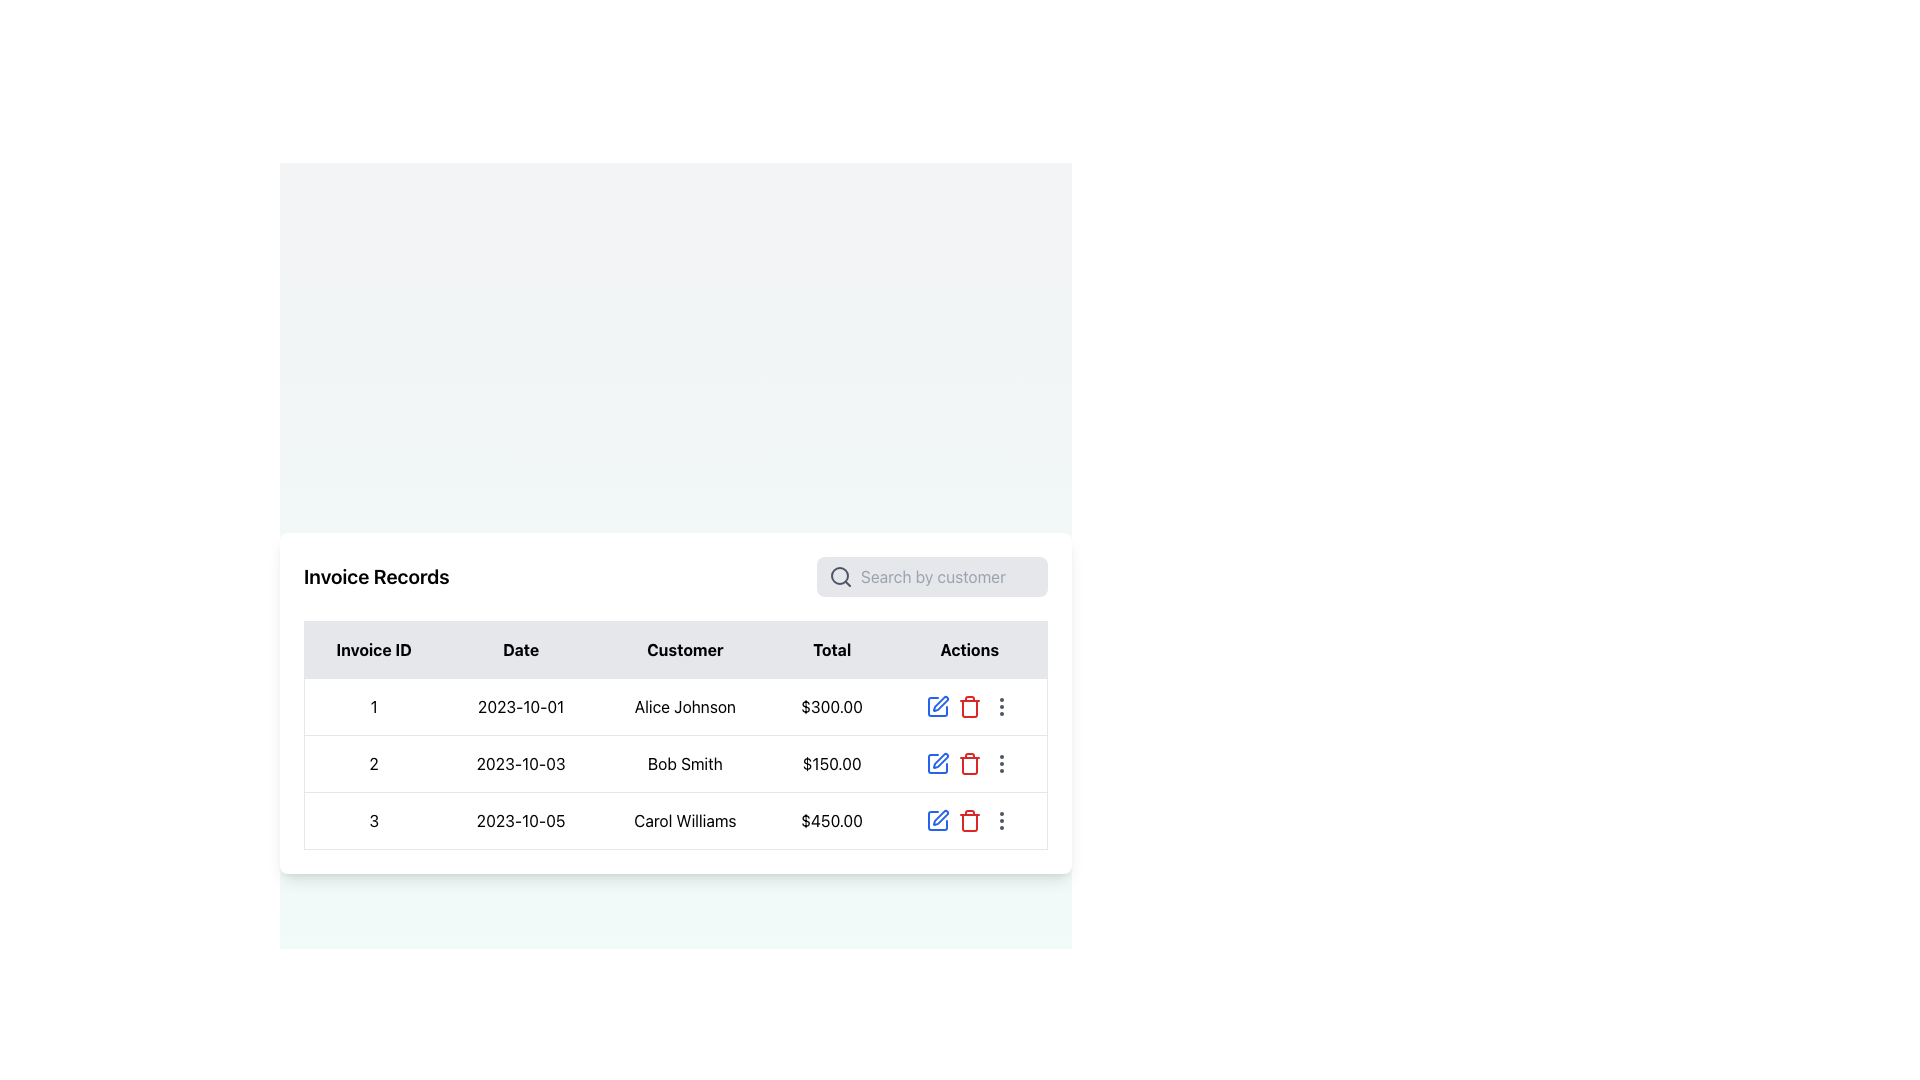 The image size is (1920, 1080). Describe the element at coordinates (832, 820) in the screenshot. I see `displayed text from the Text Label that shows the total monetary amount for the invoice entry corresponding to 'Carol Williams' in the third row of the table under the 'Total' column` at that location.